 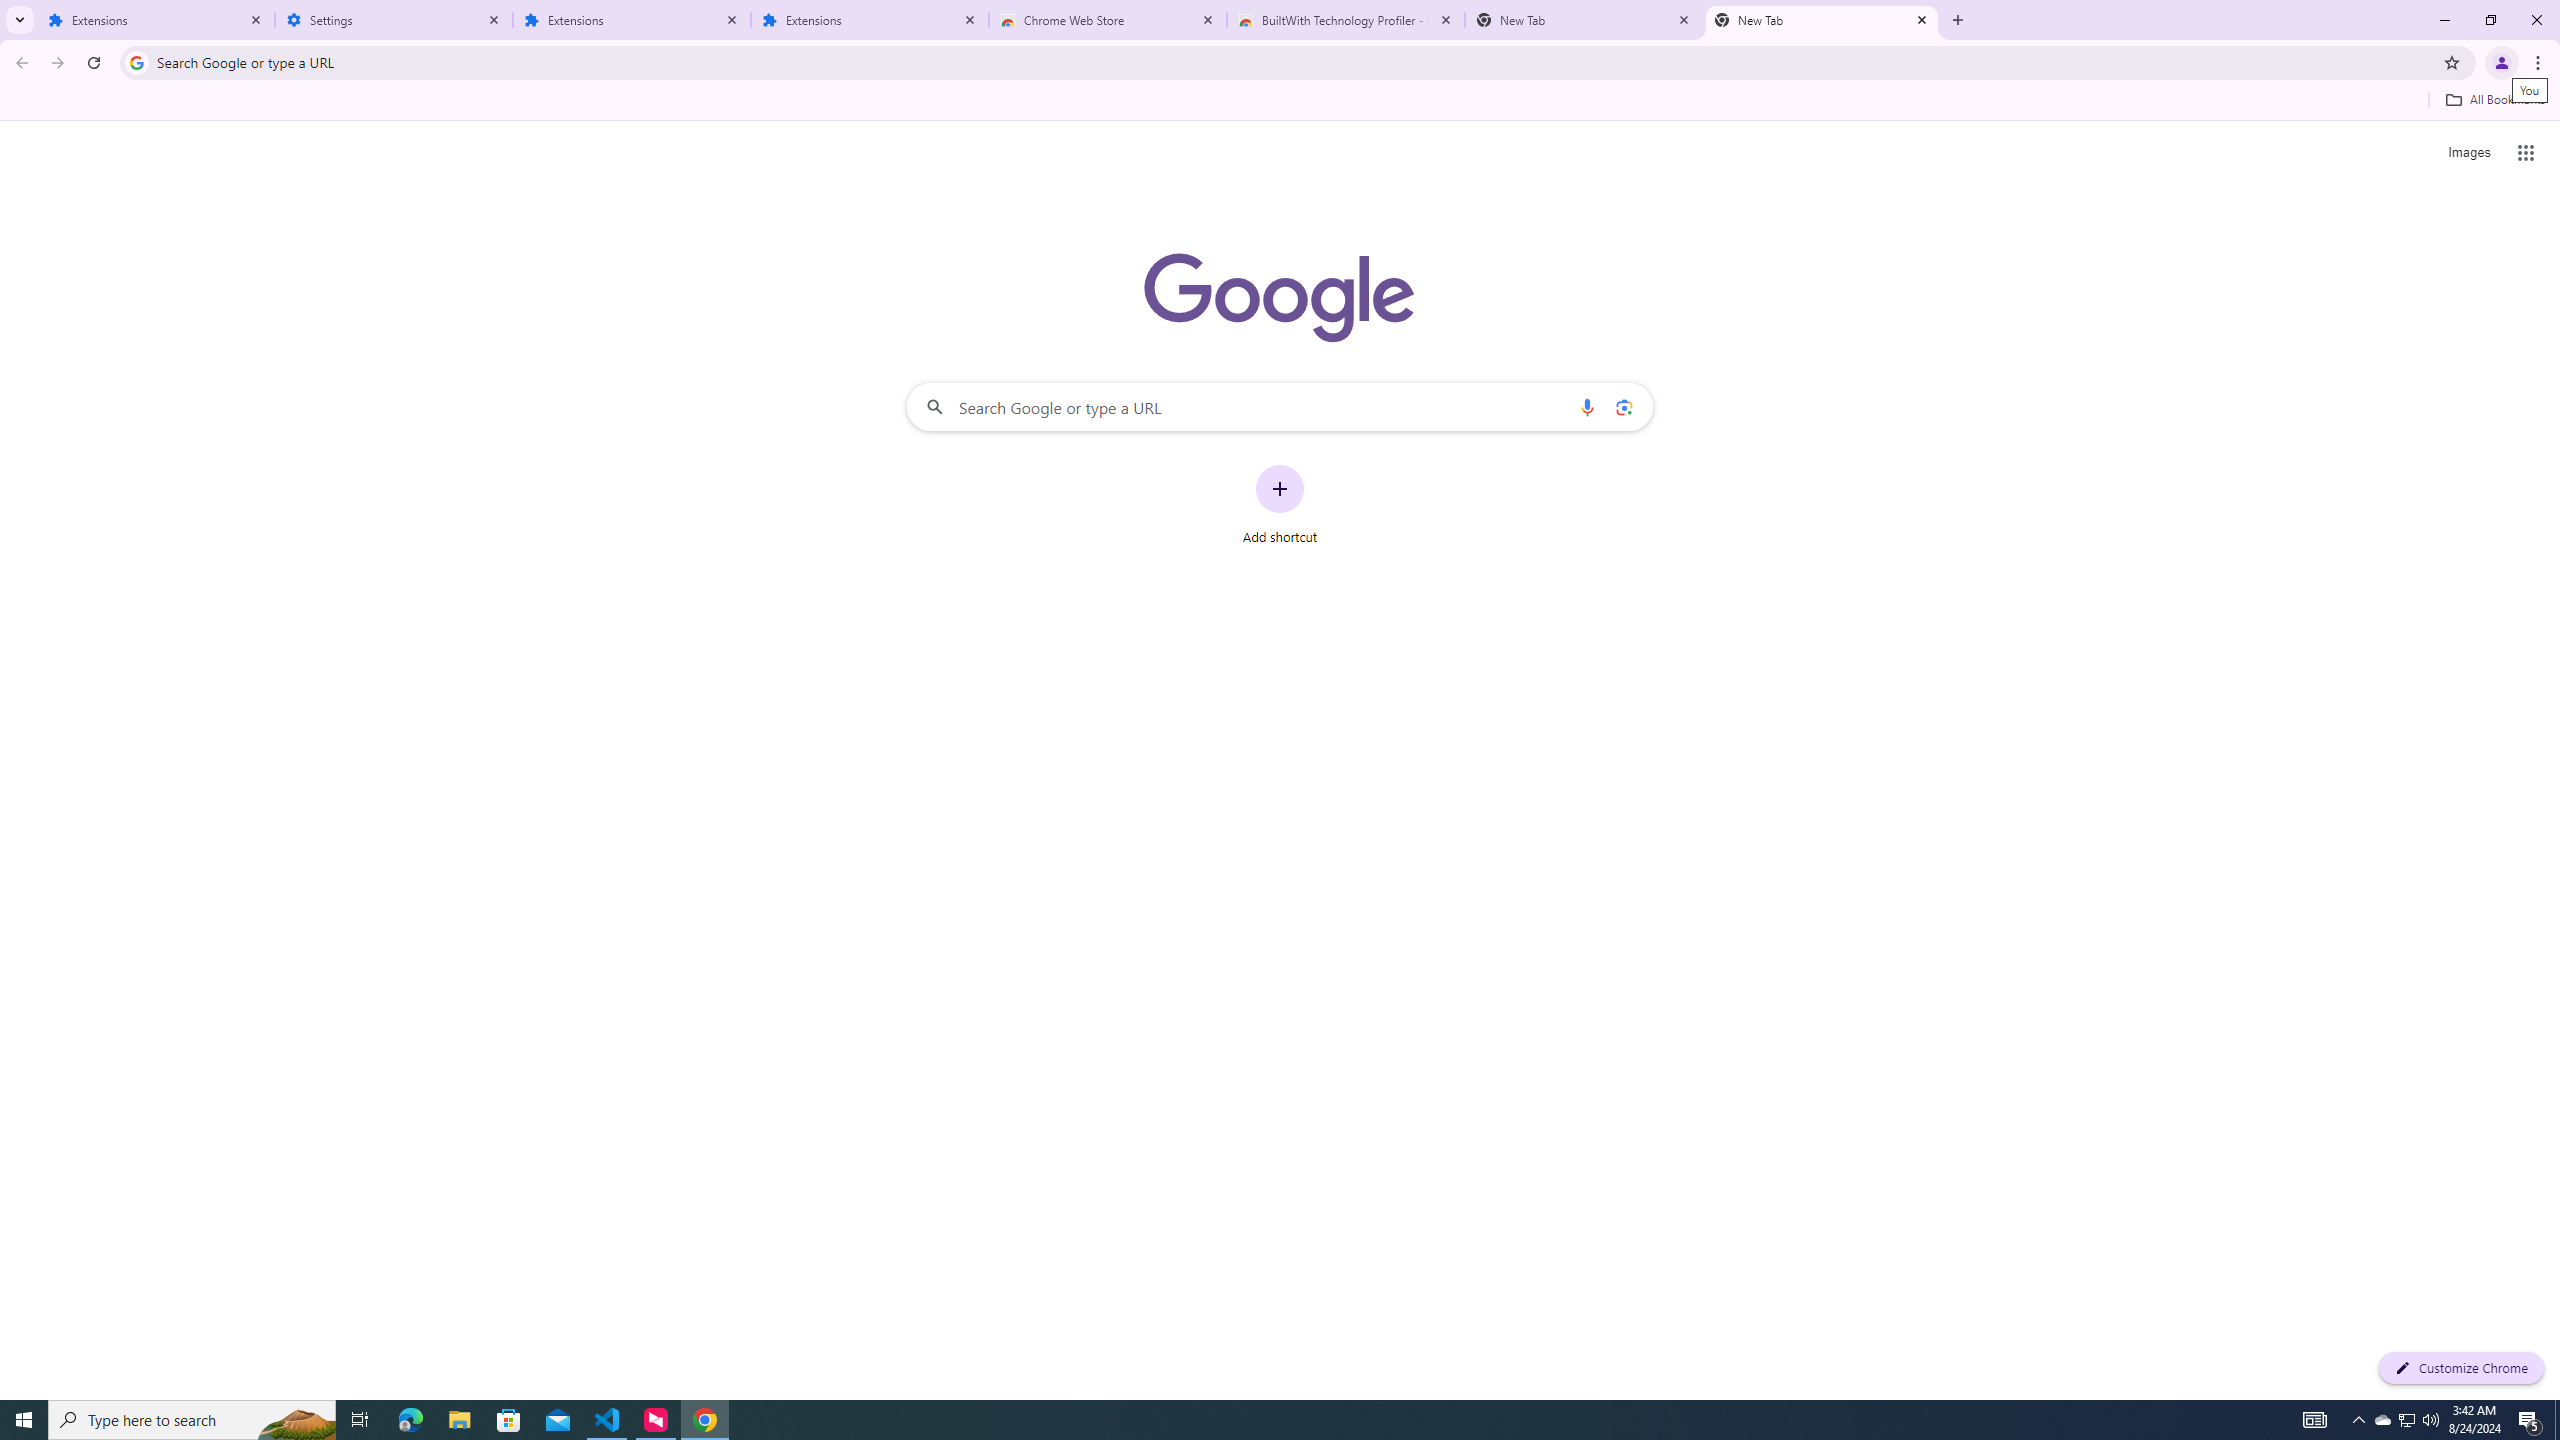 I want to click on 'Settings', so click(x=394, y=19).